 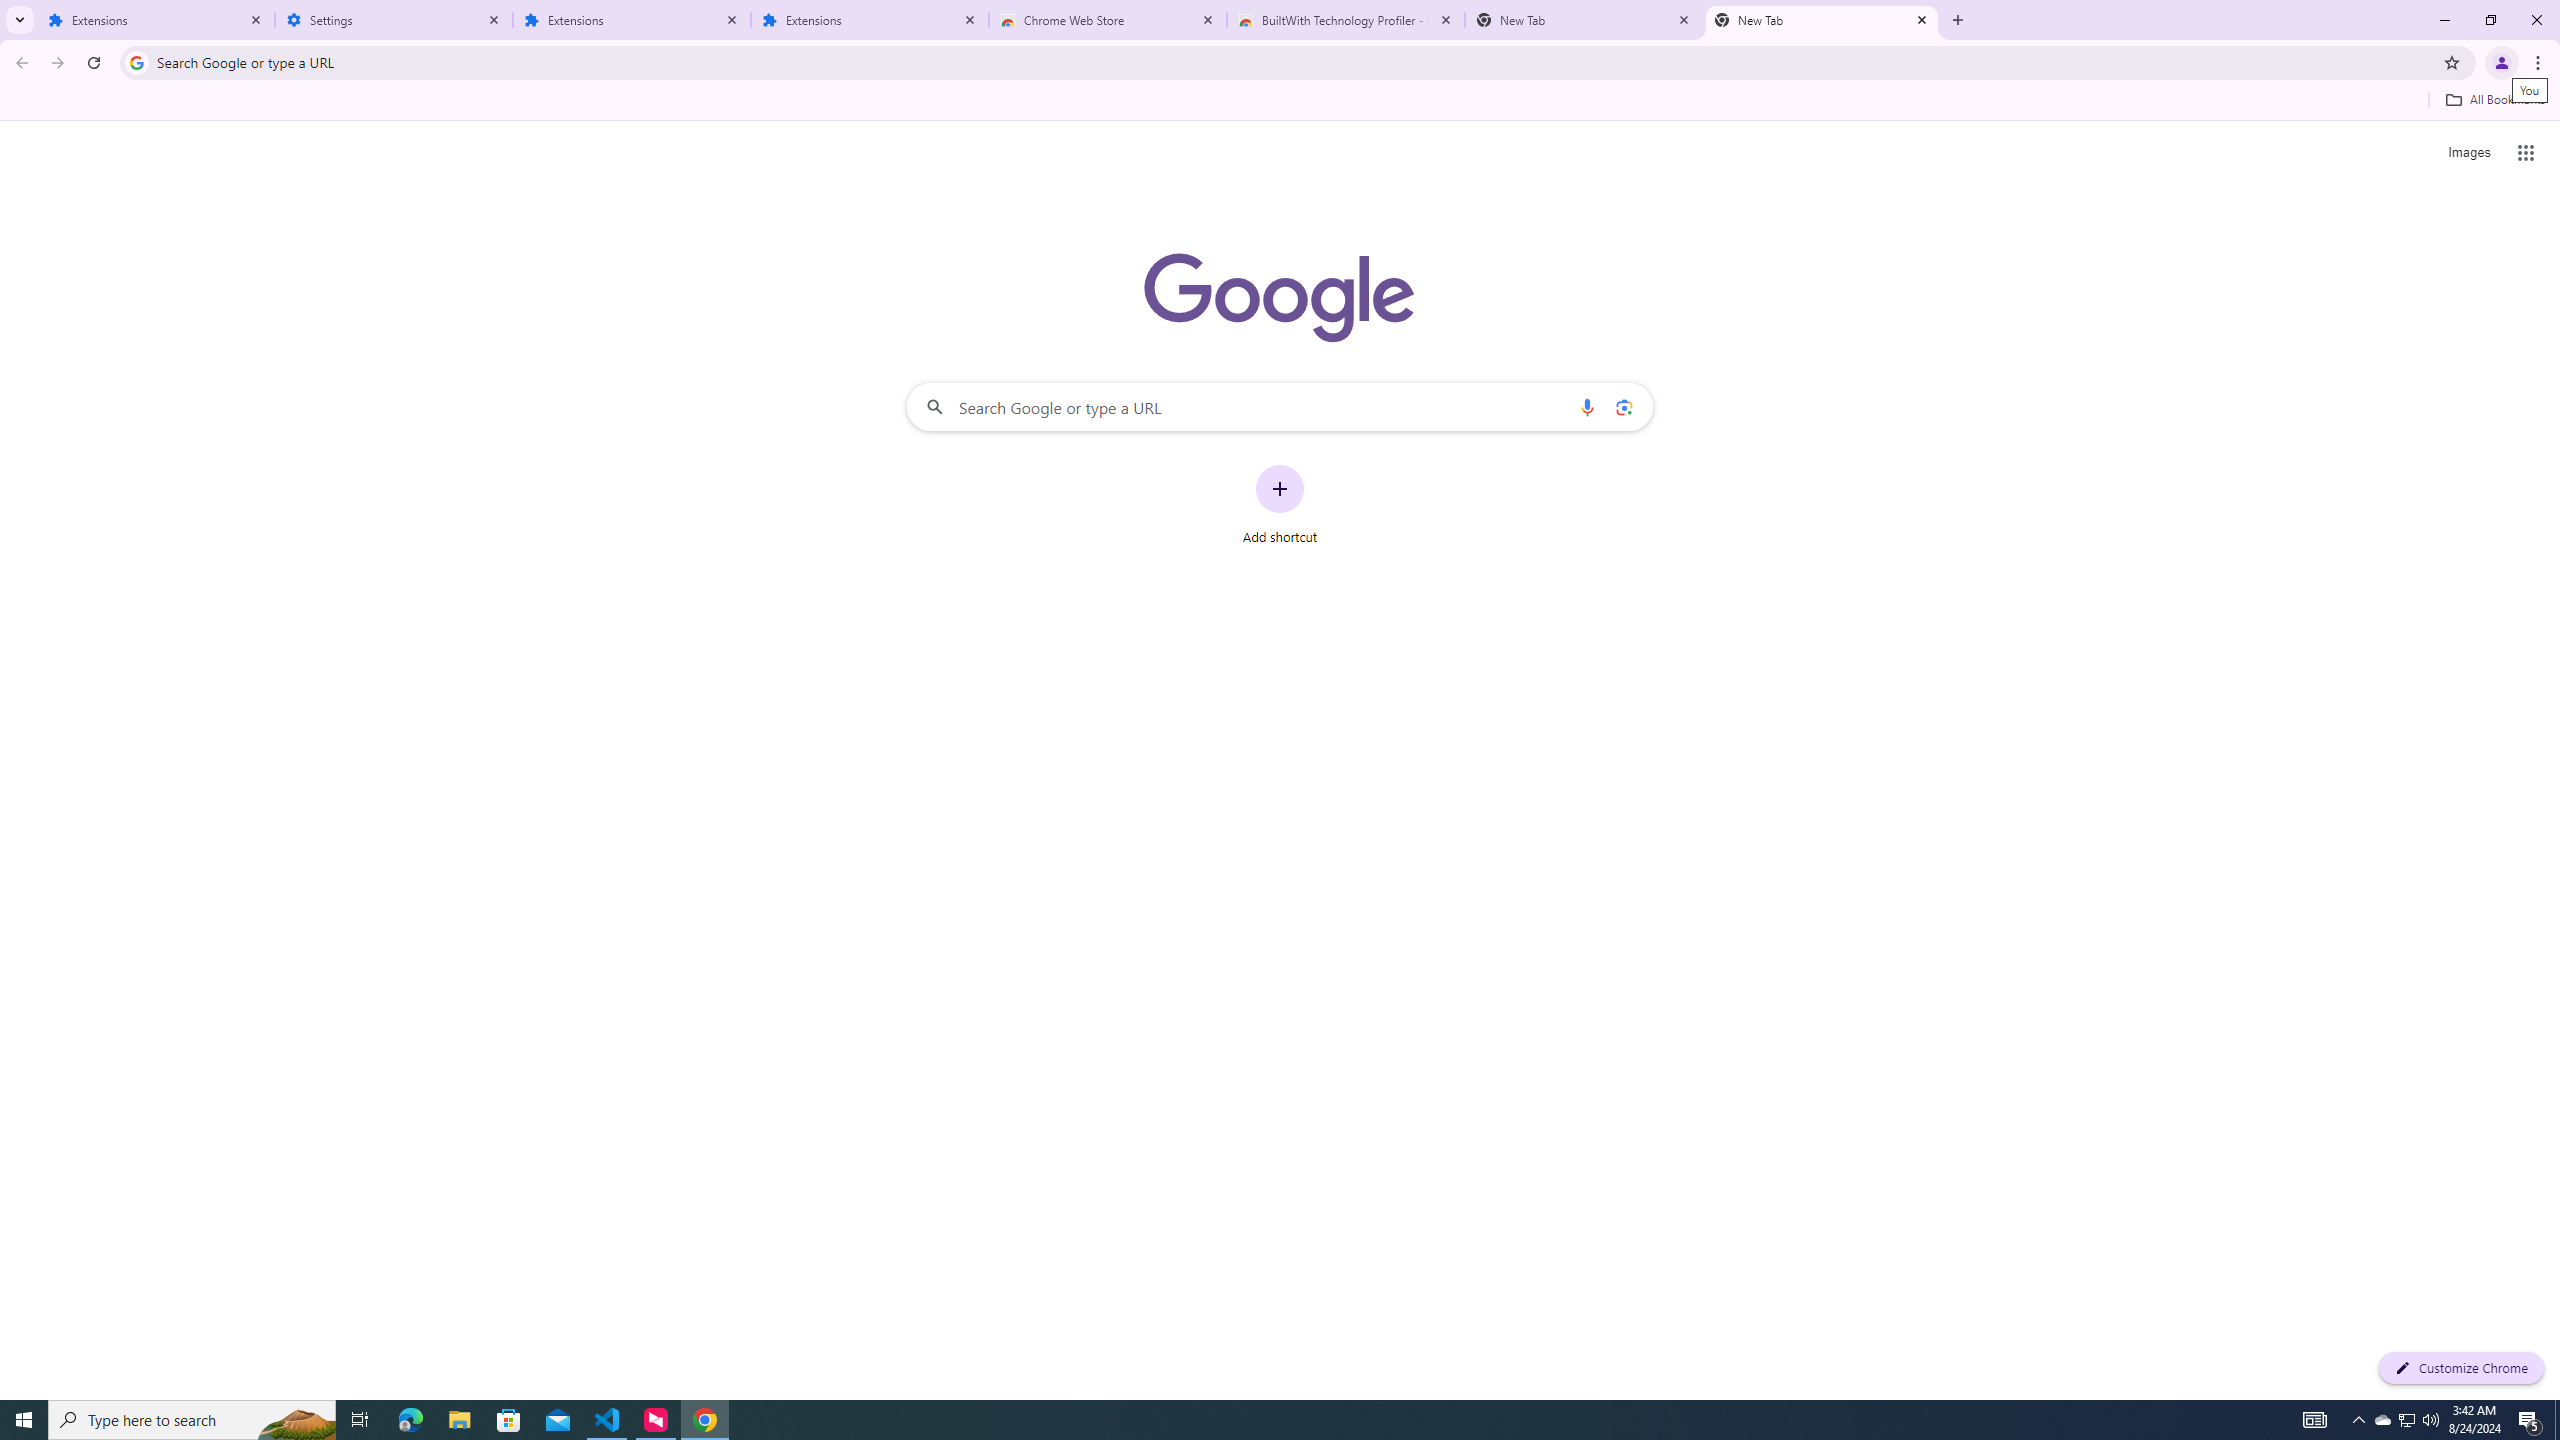 I want to click on 'Settings', so click(x=394, y=19).